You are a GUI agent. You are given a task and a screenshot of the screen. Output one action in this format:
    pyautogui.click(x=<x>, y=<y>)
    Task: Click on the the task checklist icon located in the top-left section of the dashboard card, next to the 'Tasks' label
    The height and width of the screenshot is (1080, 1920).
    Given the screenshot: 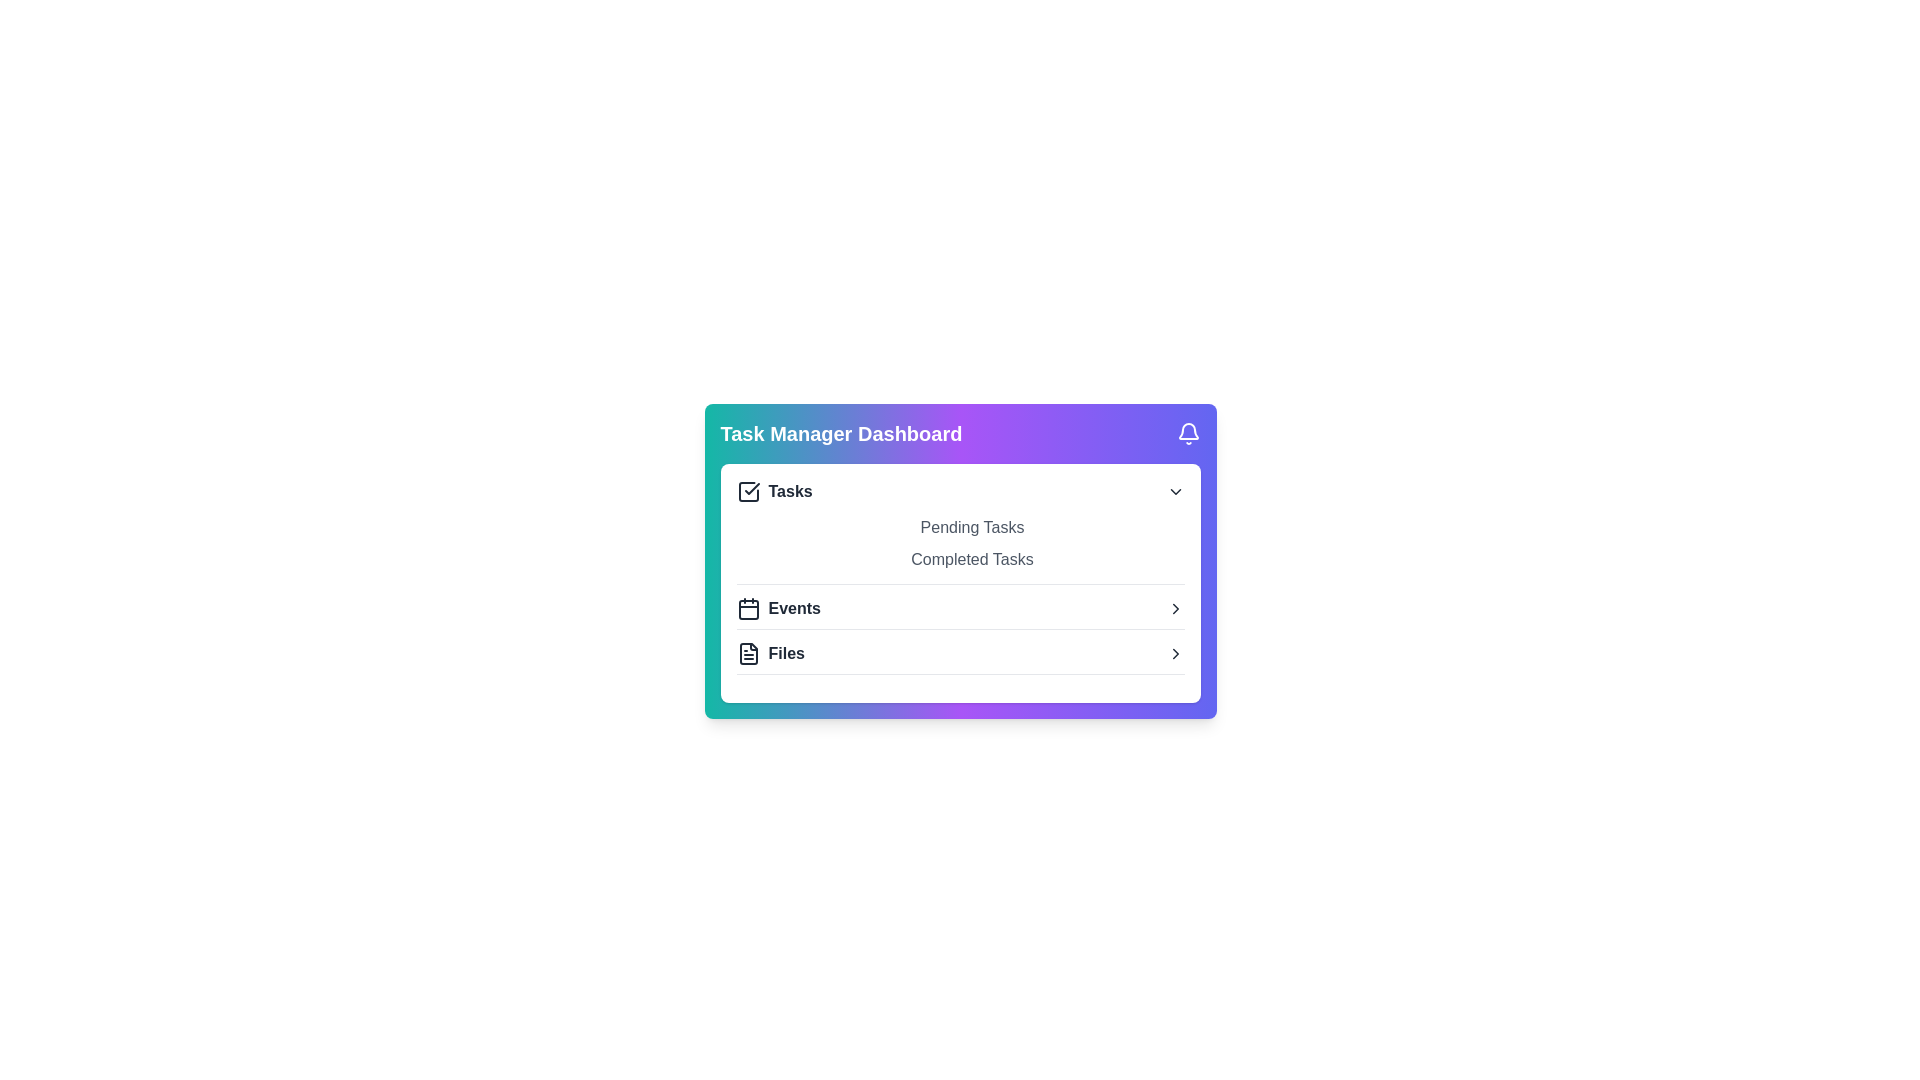 What is the action you would take?
    pyautogui.click(x=751, y=489)
    